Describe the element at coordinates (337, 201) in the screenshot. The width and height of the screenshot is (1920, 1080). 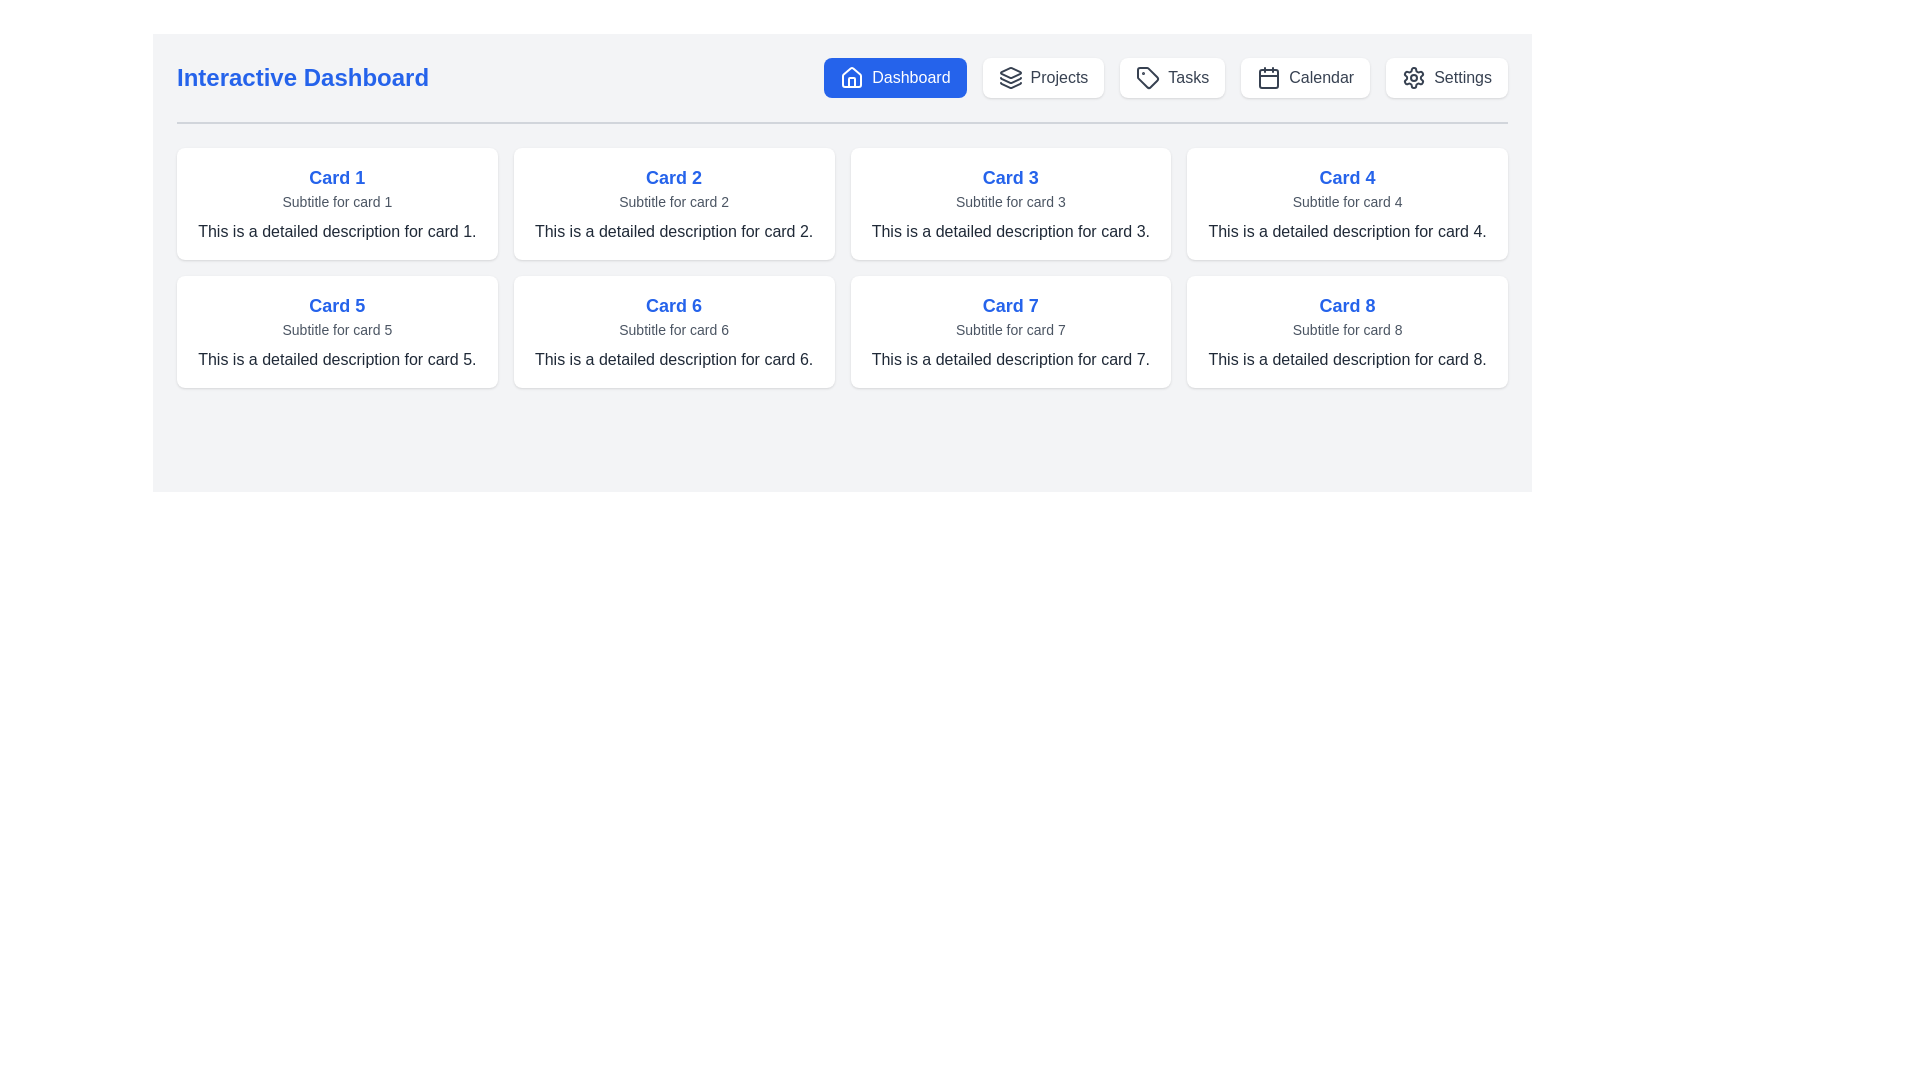
I see `the informative subtitle text of the first card in the grid layout, located below 'Card 1' and above the detailed description` at that location.